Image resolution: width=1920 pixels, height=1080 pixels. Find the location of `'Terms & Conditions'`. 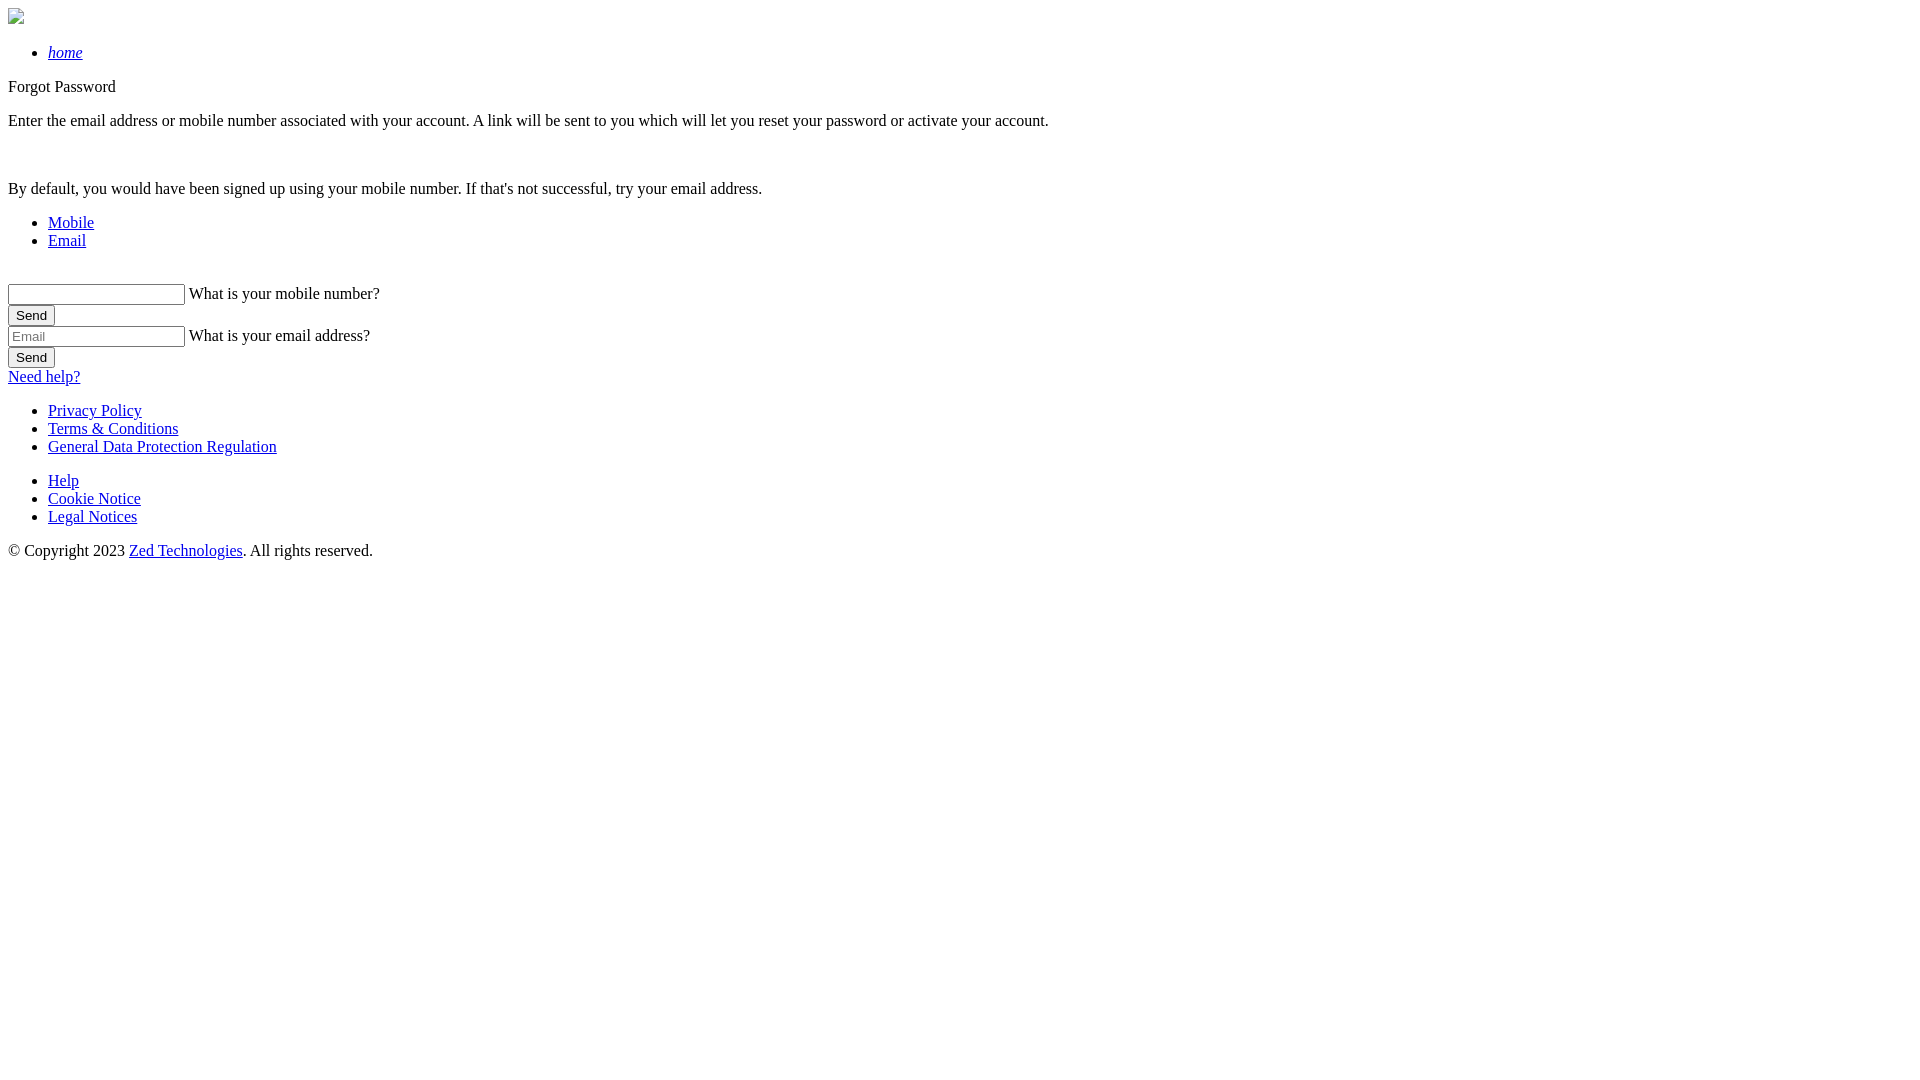

'Terms & Conditions' is located at coordinates (112, 427).